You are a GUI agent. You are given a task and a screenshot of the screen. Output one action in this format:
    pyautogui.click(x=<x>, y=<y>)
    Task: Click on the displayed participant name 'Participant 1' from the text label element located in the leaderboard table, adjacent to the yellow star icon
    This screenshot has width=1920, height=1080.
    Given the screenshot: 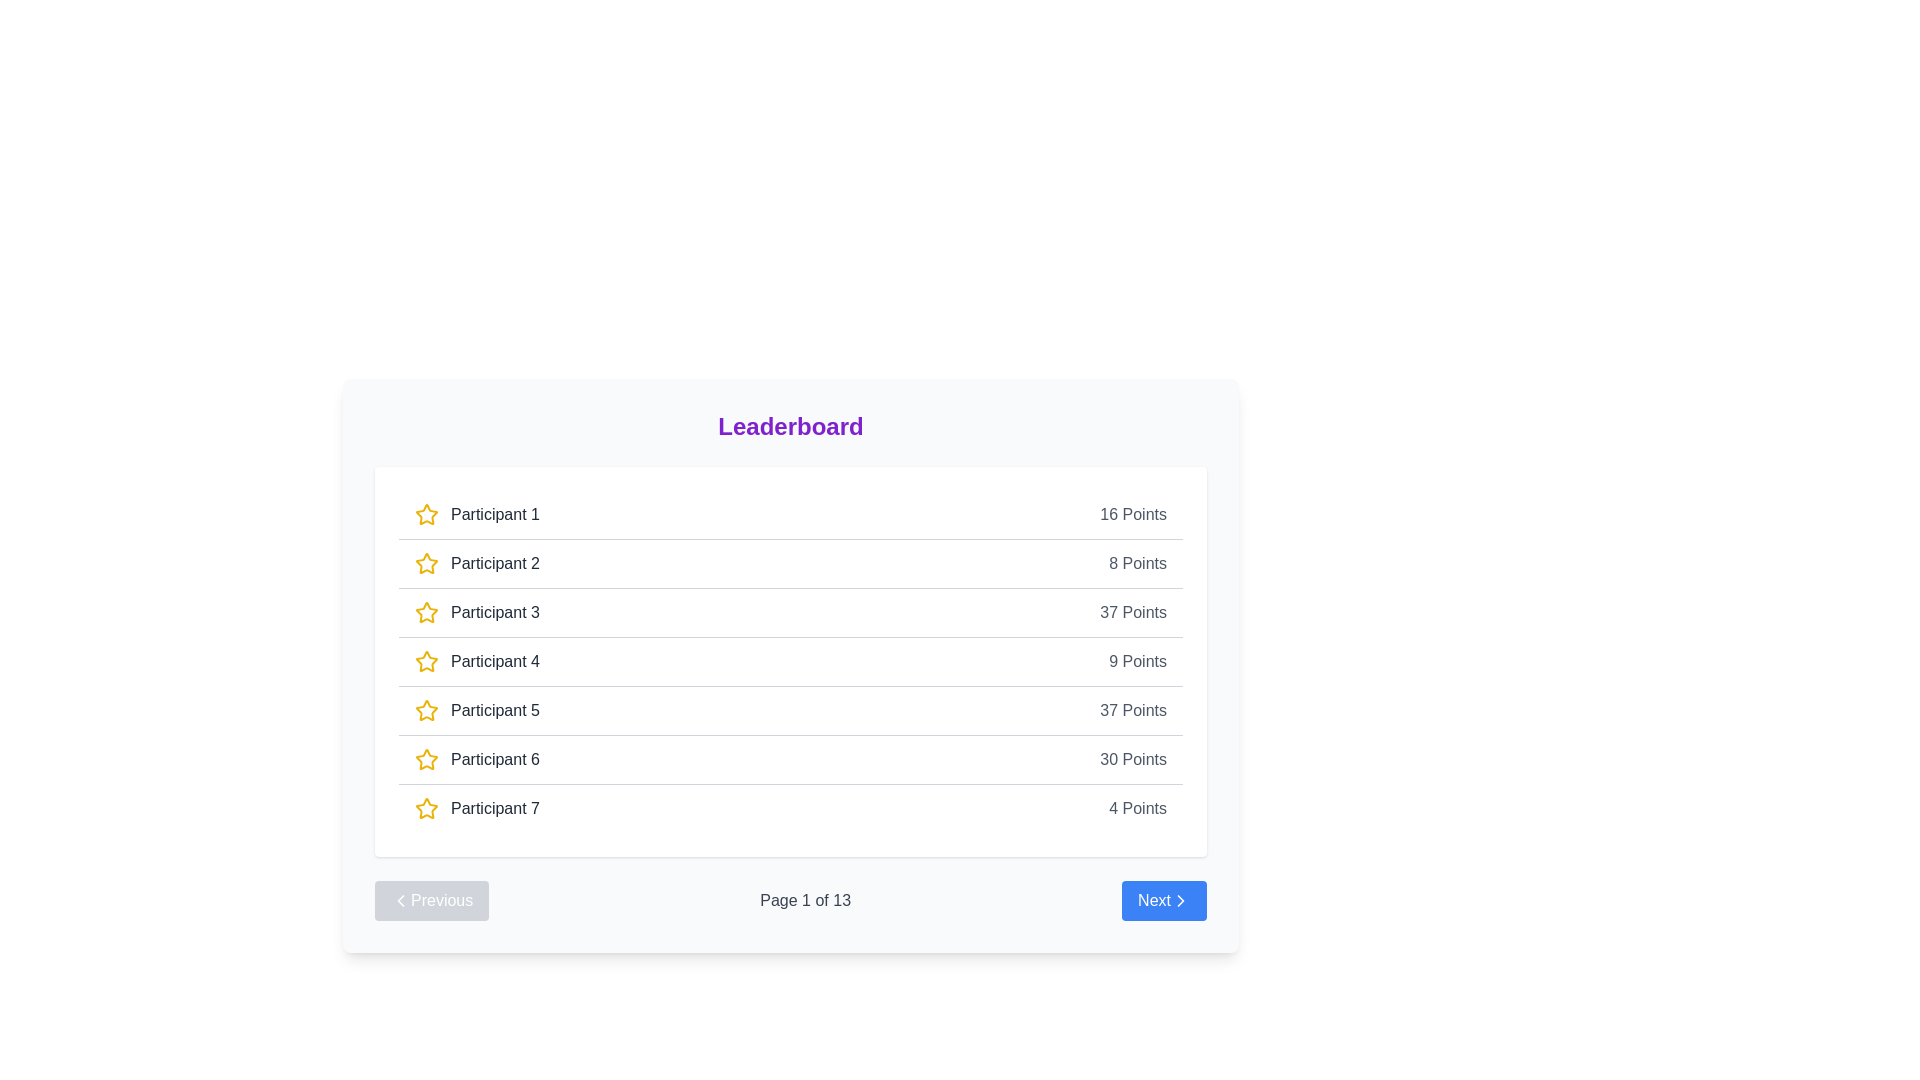 What is the action you would take?
    pyautogui.click(x=495, y=514)
    